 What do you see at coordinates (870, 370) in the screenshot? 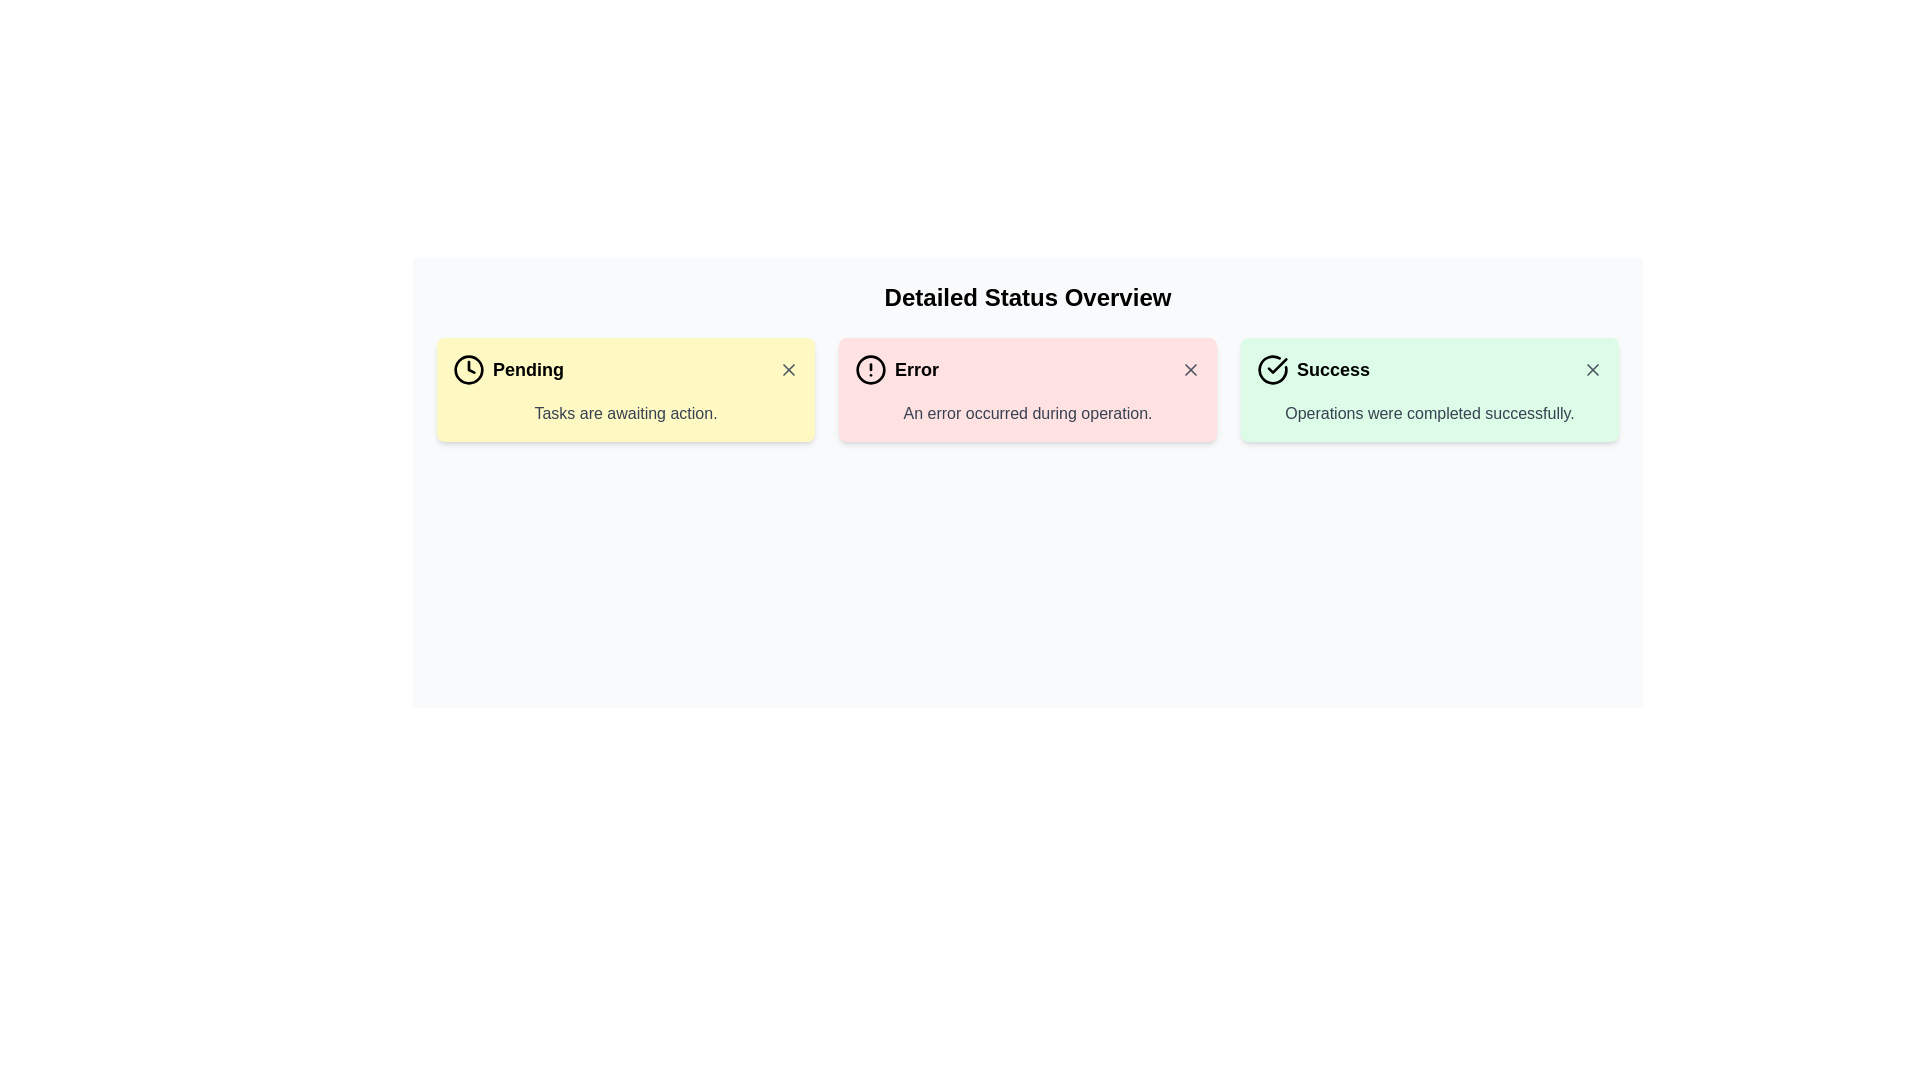
I see `the Decorative Icon indicating an error state, located to the left of the 'Error' text label in the Detailed Status Overview panel` at bounding box center [870, 370].